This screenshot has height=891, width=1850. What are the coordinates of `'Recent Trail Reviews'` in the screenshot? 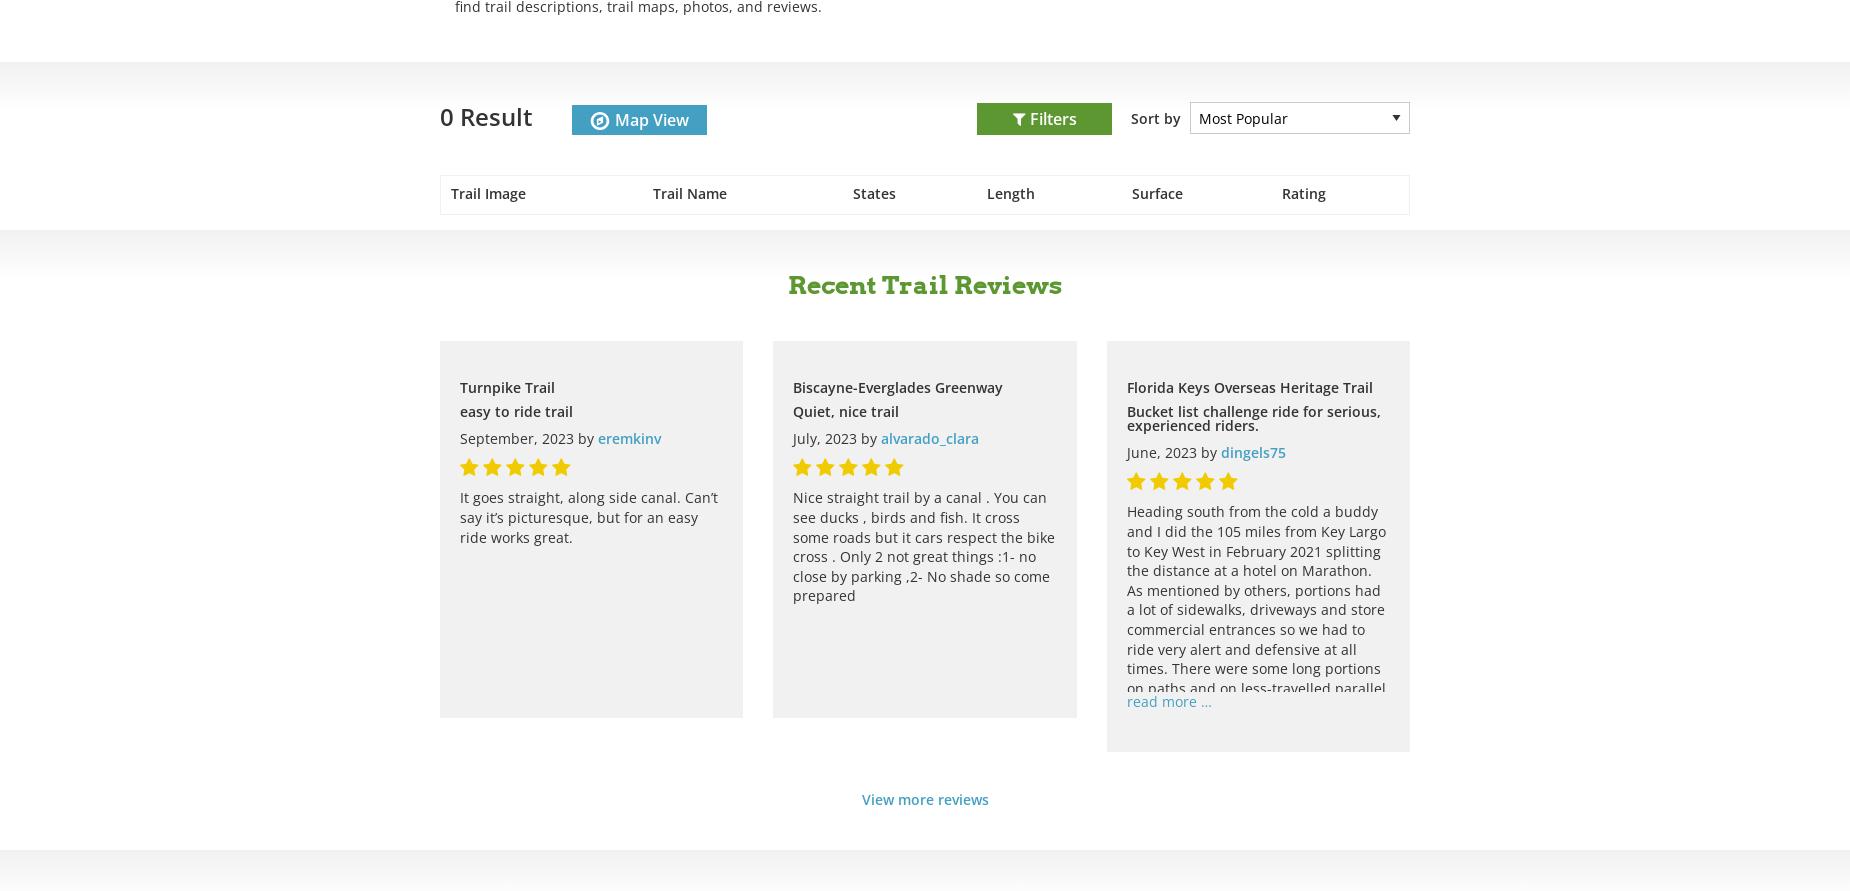 It's located at (787, 282).